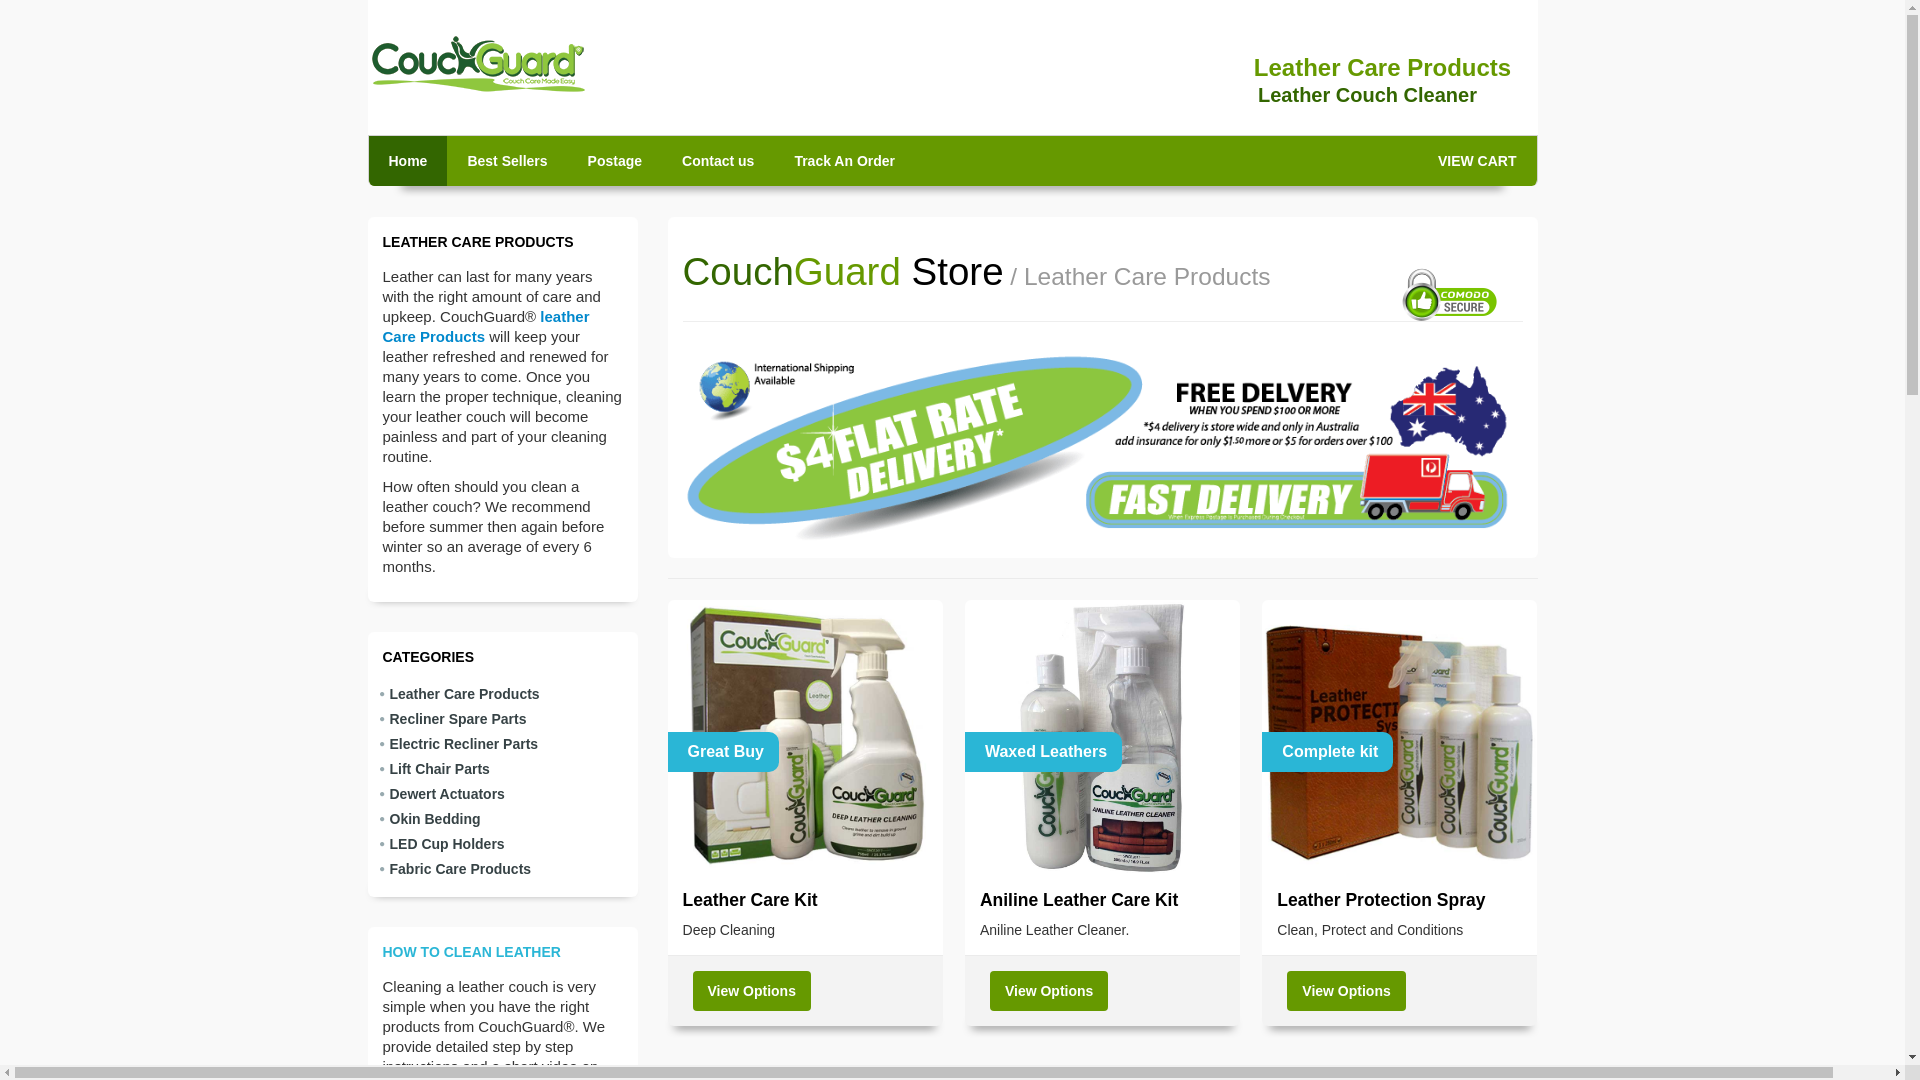 This screenshot has height=1080, width=1920. I want to click on 'Dewert Actuators', so click(509, 793).